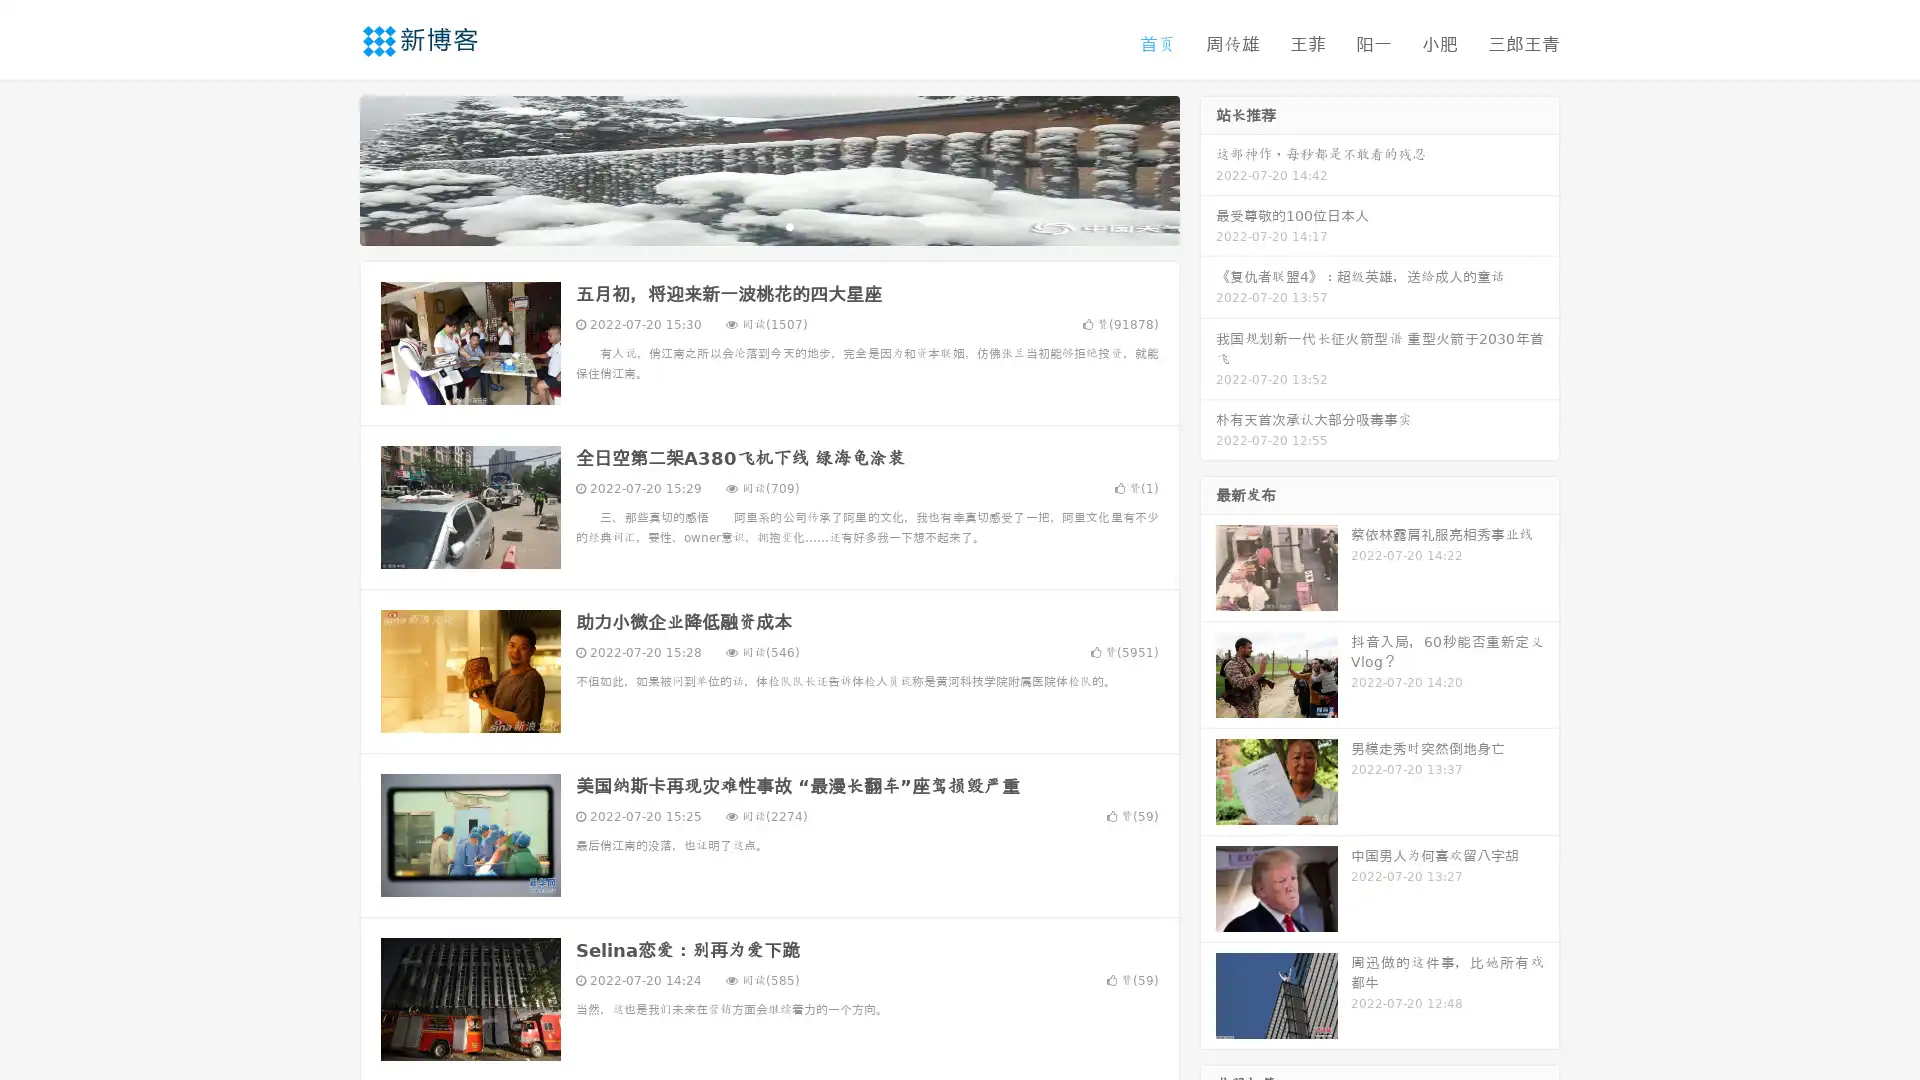  I want to click on Next slide, so click(1208, 168).